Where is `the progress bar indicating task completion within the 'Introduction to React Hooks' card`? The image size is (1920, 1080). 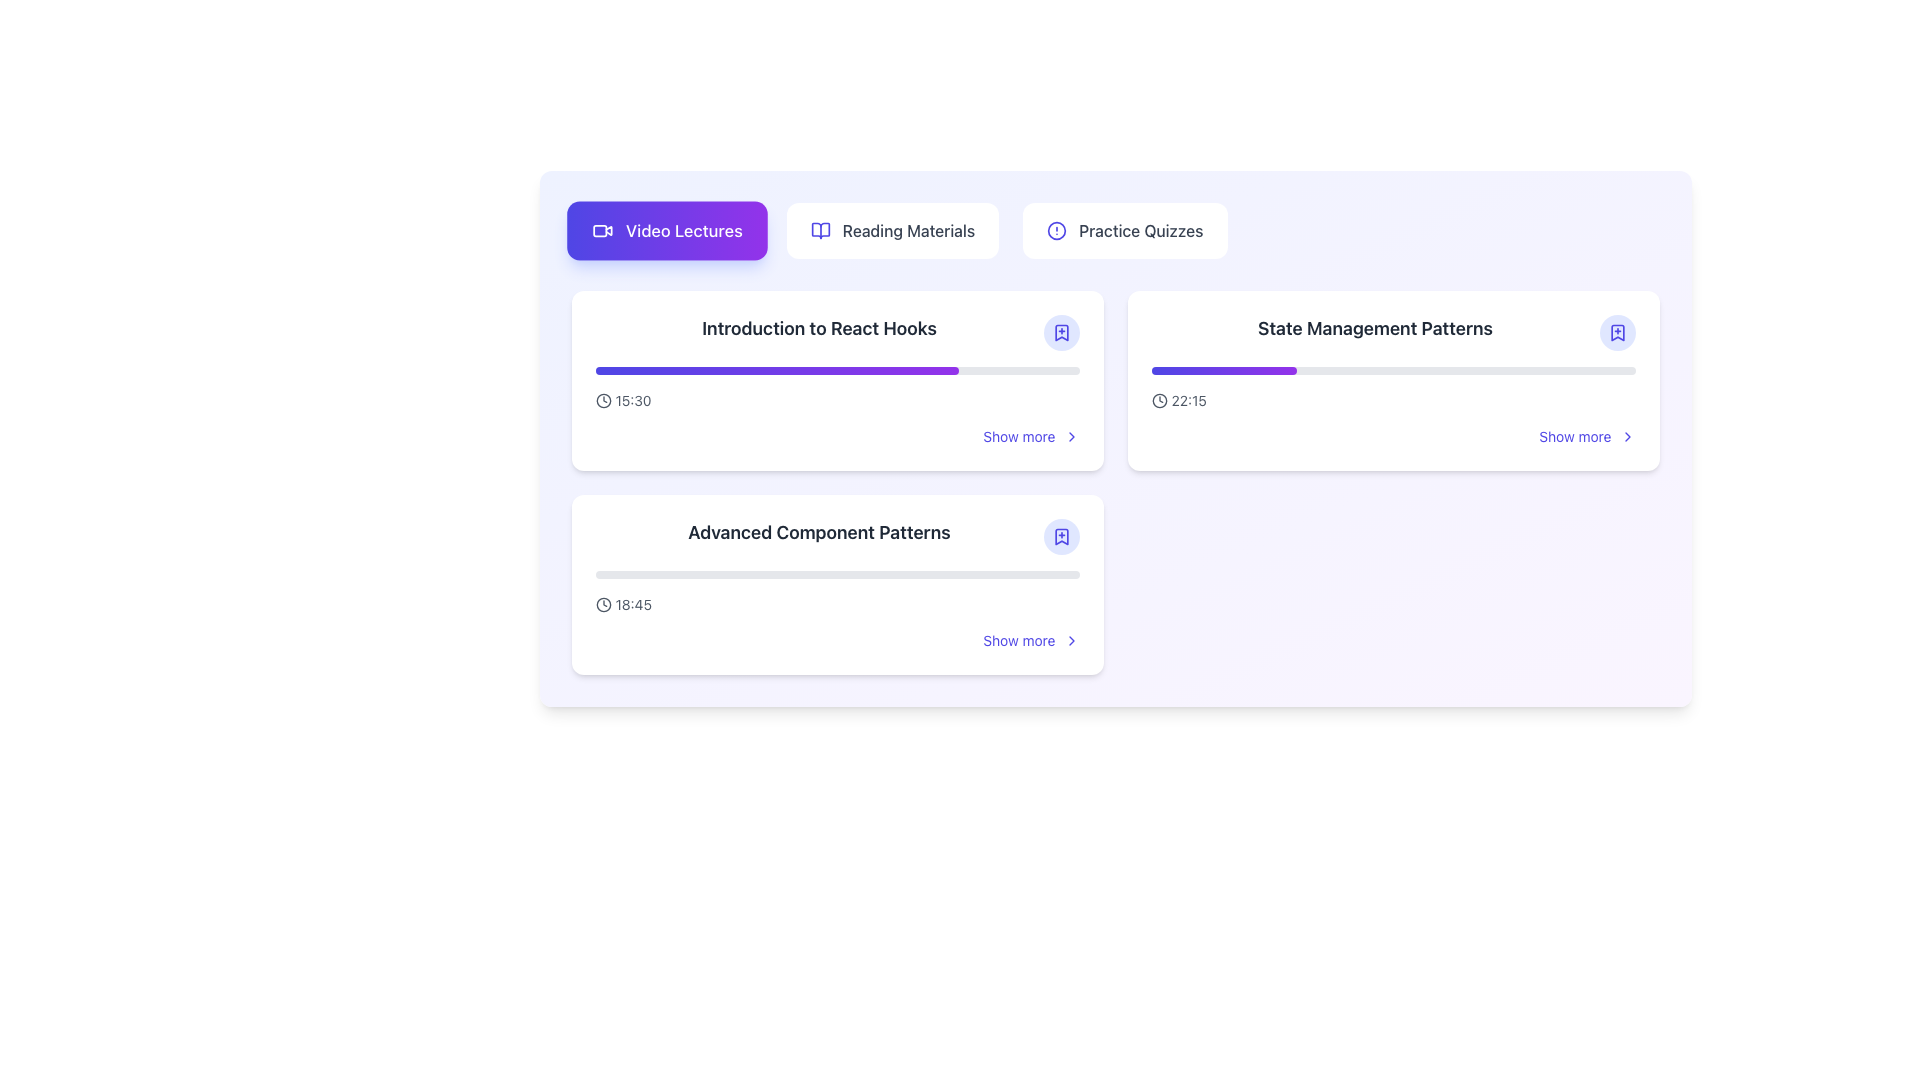 the progress bar indicating task completion within the 'Introduction to React Hooks' card is located at coordinates (776, 370).